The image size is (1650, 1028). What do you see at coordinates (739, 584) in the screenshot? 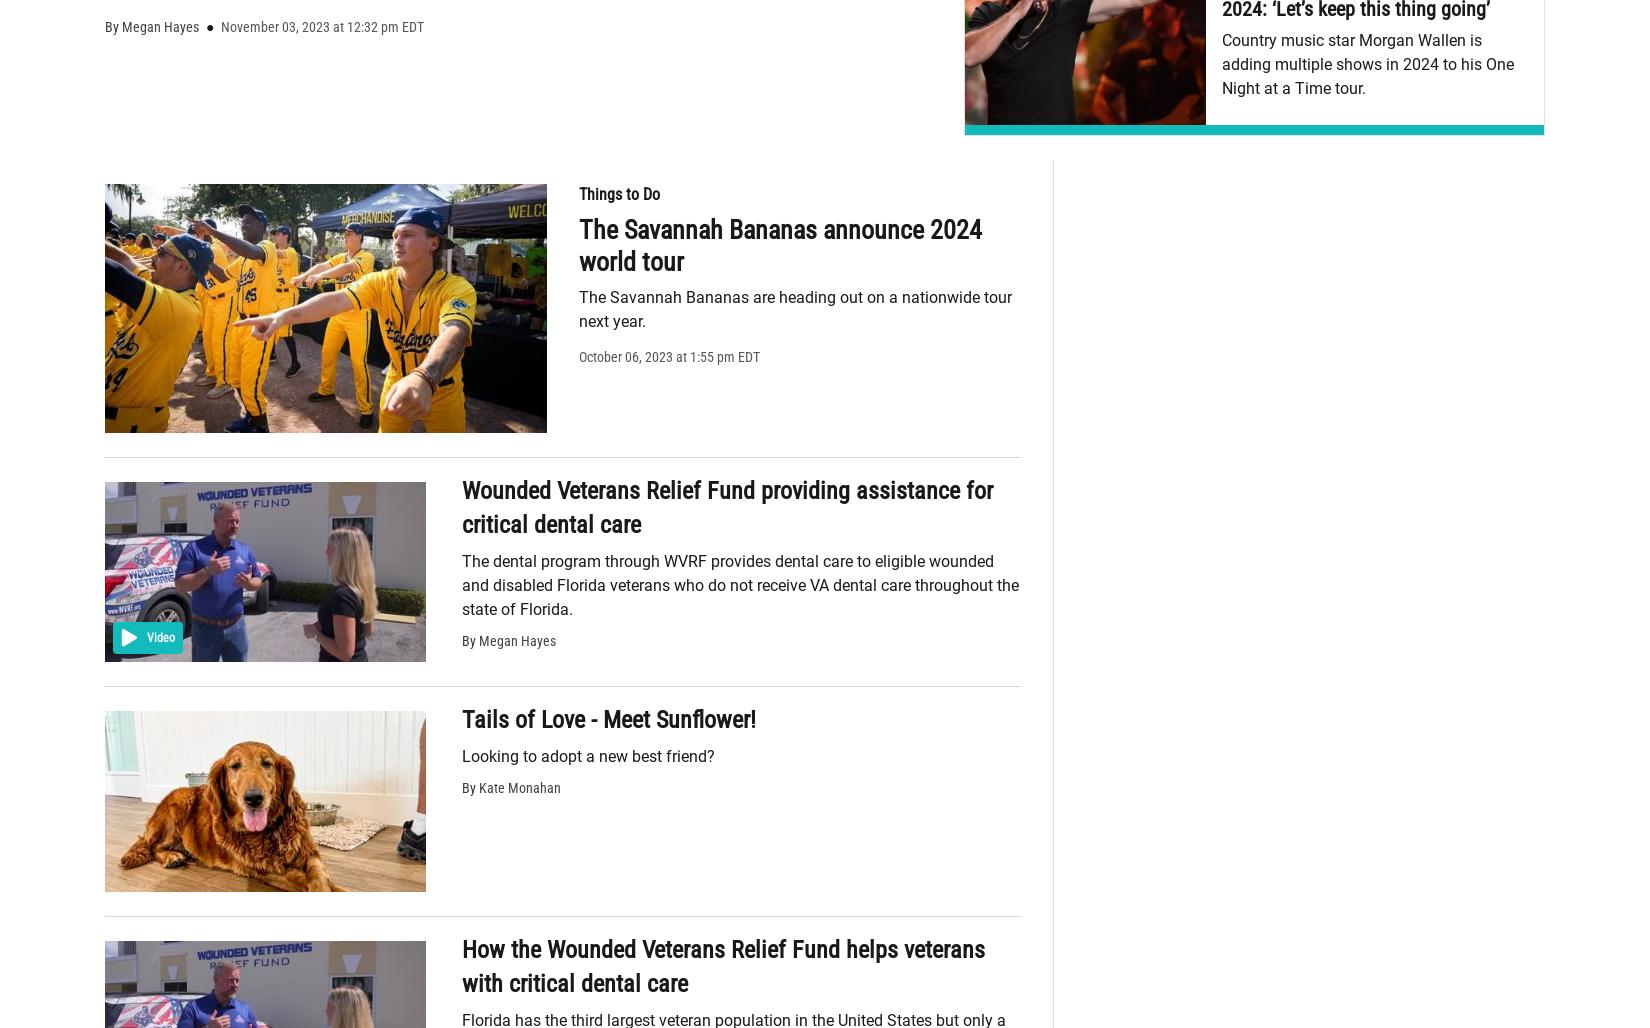
I see `'The dental program through WVRF provides dental care to eligible wounded and disabled Florida veterans who do not receive VA dental care throughout the state of Florida.'` at bounding box center [739, 584].